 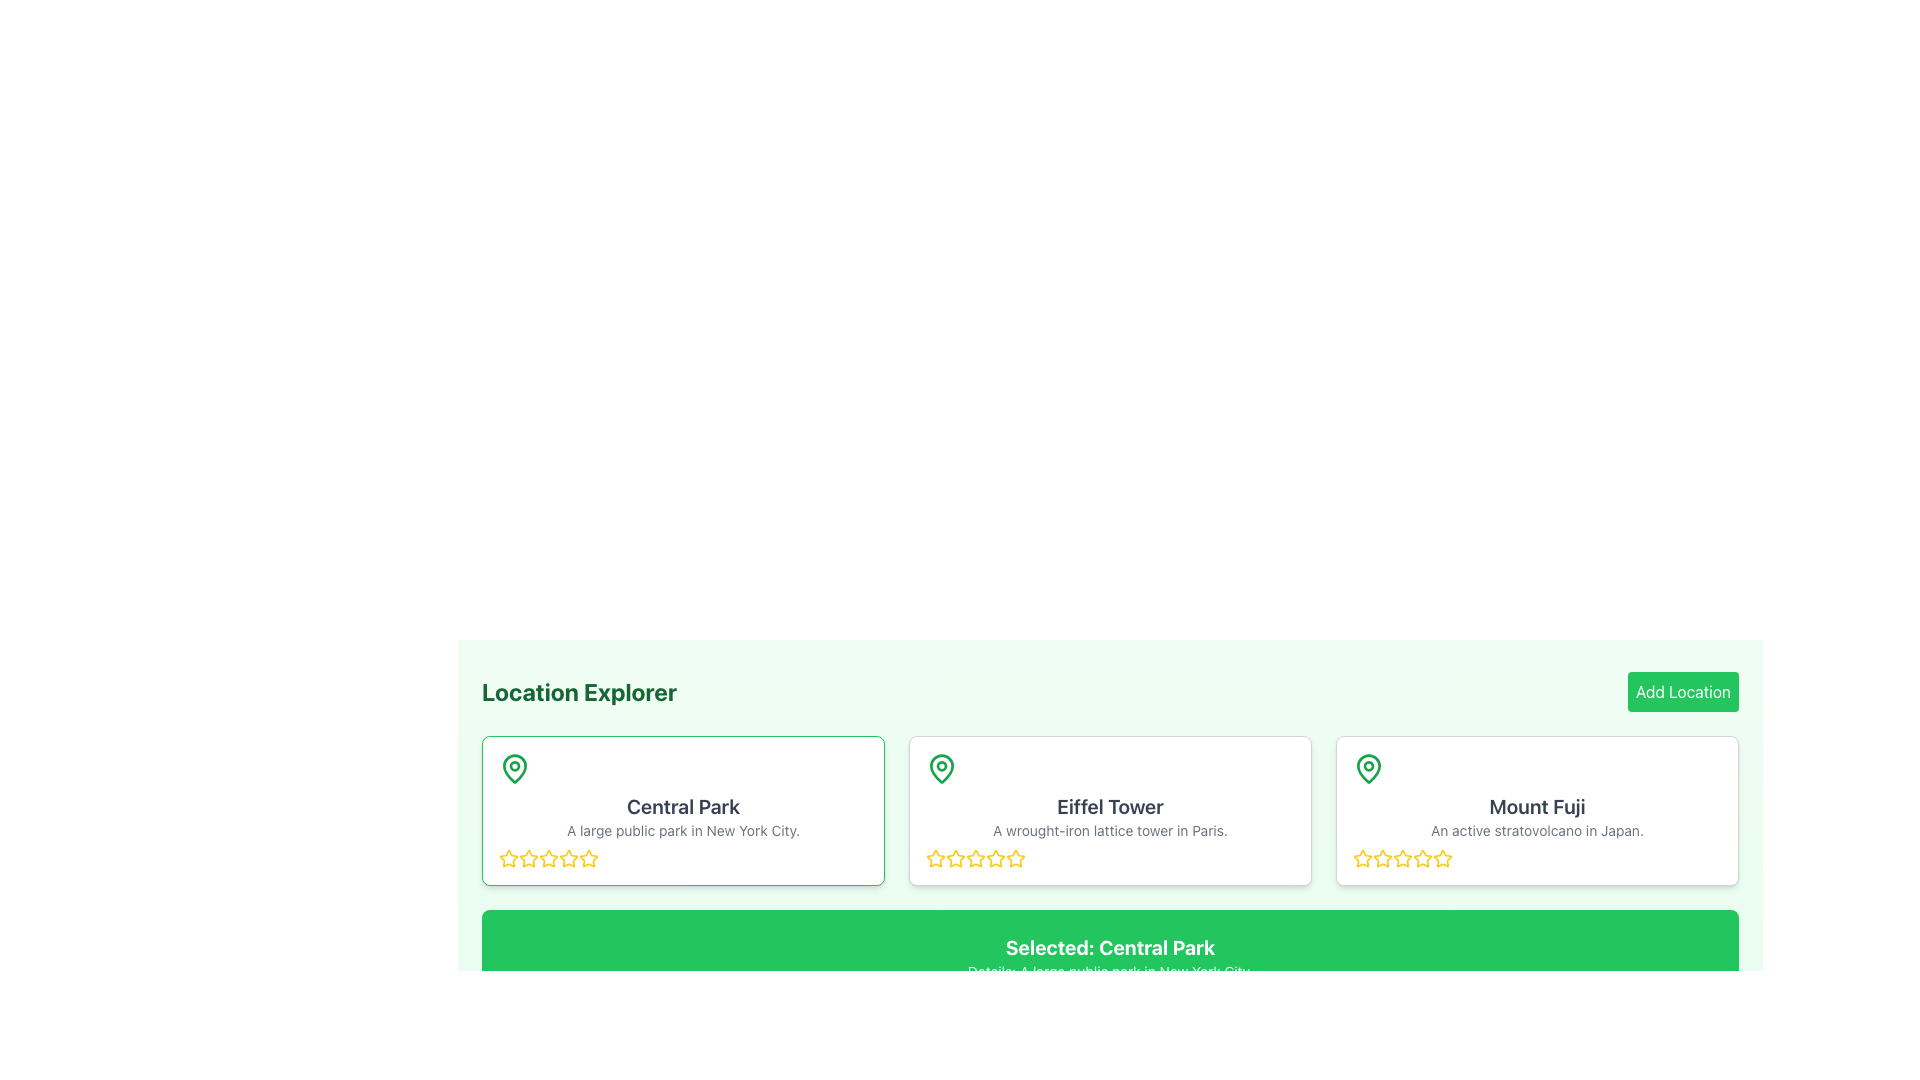 What do you see at coordinates (1016, 857) in the screenshot?
I see `the fourth star icon in the rating system for the 'Eiffel Tower' card, which is unfilled and has a yellow outline and white interior` at bounding box center [1016, 857].